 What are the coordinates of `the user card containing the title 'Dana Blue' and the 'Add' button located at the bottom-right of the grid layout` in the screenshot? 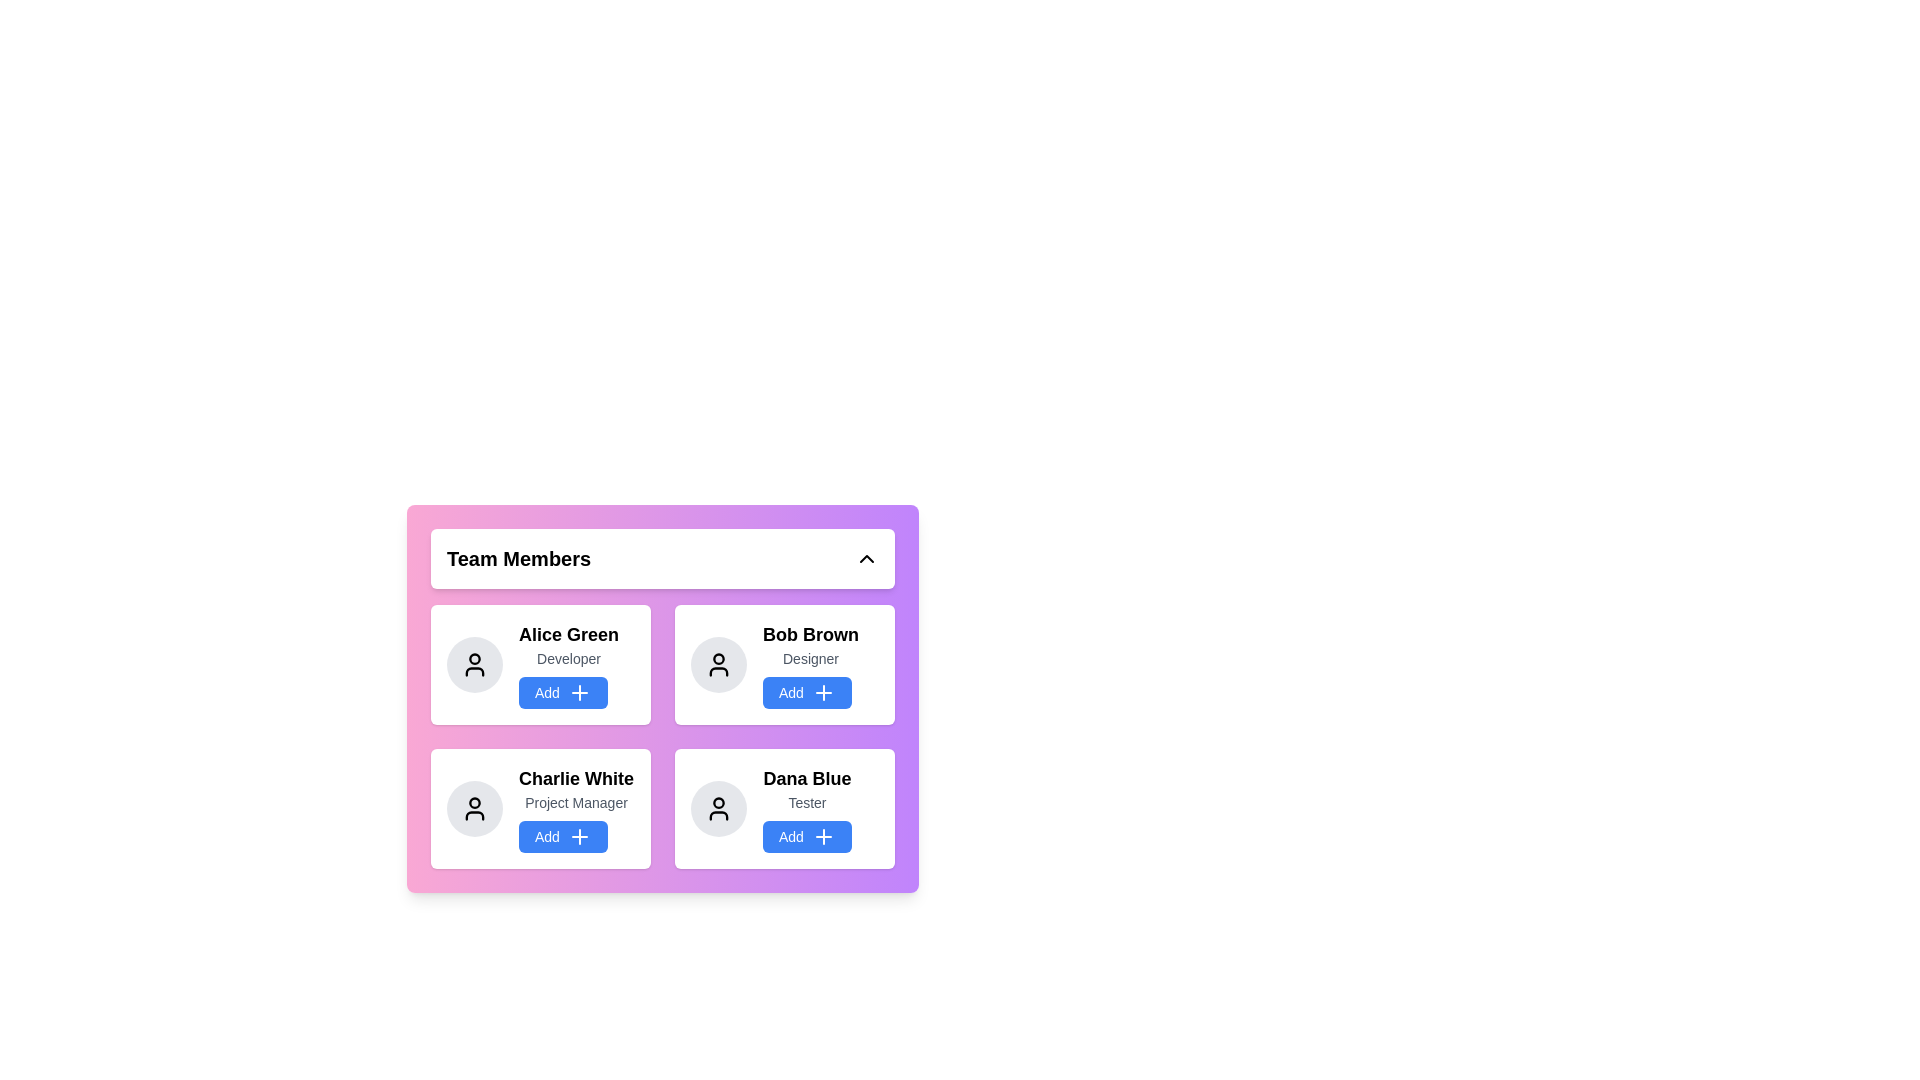 It's located at (784, 808).